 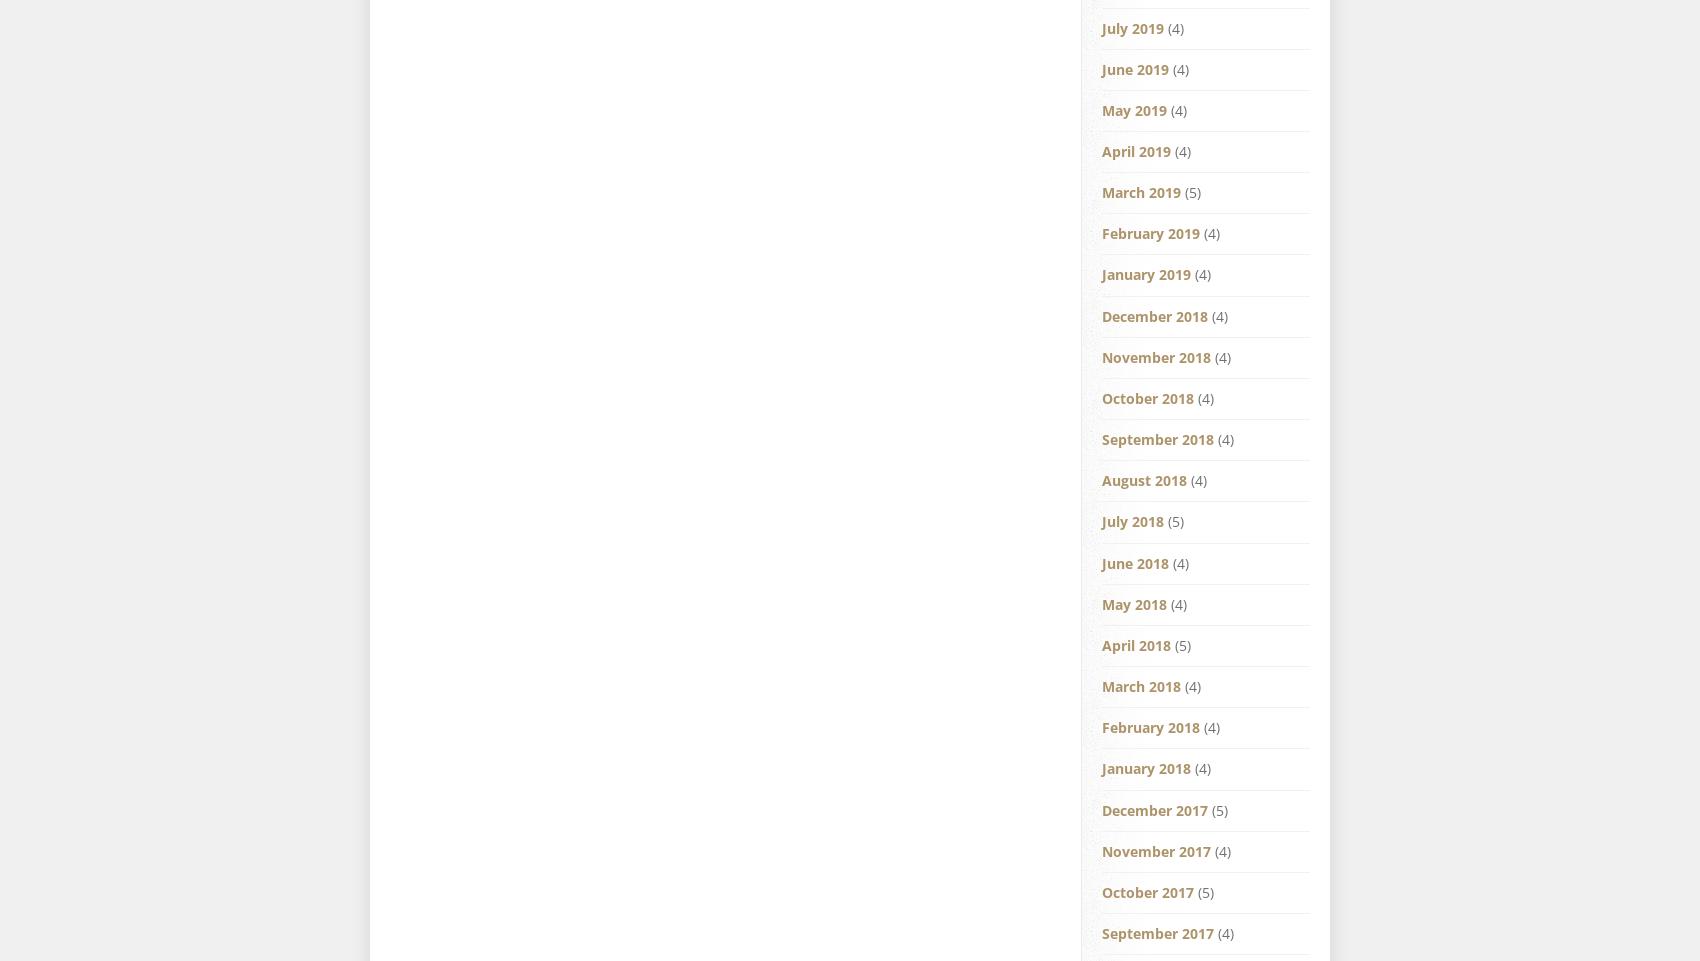 What do you see at coordinates (1158, 932) in the screenshot?
I see `'September 2017'` at bounding box center [1158, 932].